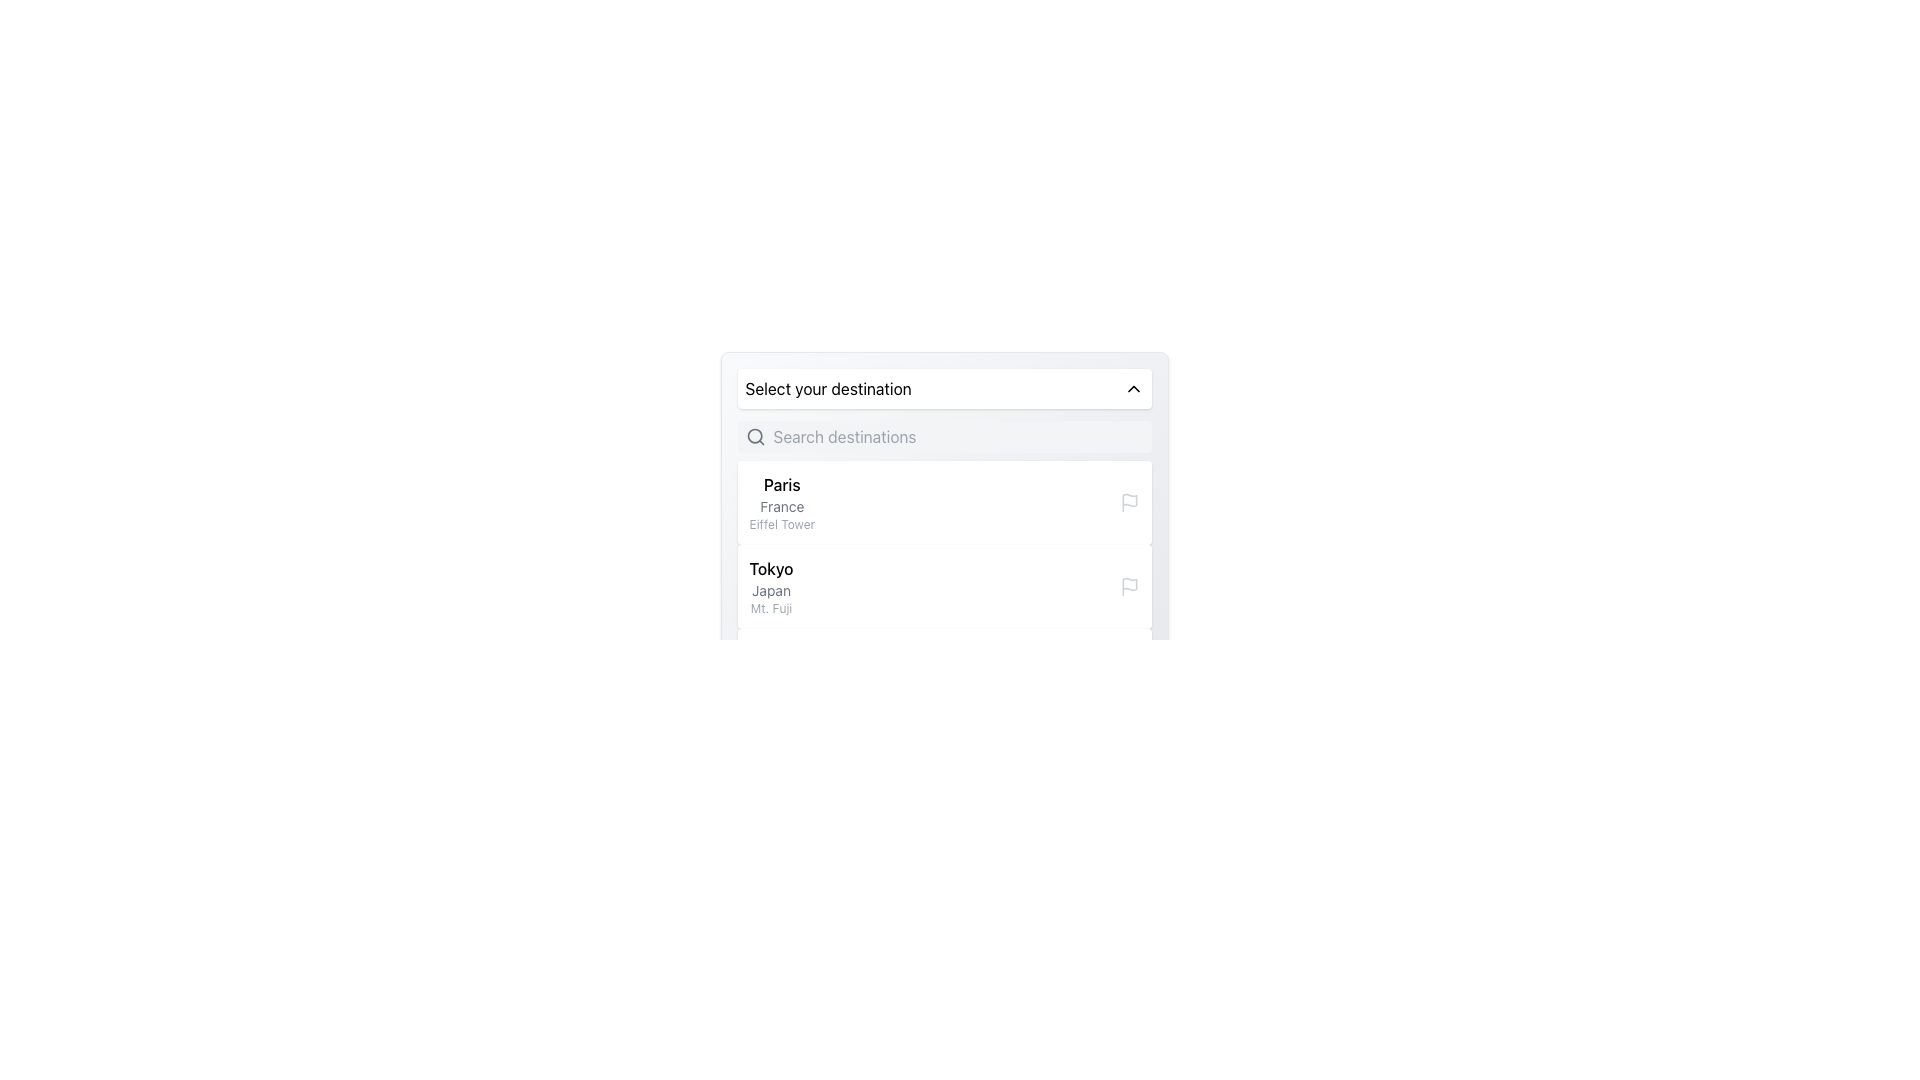 This screenshot has width=1920, height=1080. Describe the element at coordinates (943, 501) in the screenshot. I see `the first list item in the dropdown menu that displays 'Paris', 'France', and 'Eiffel Tower'` at that location.